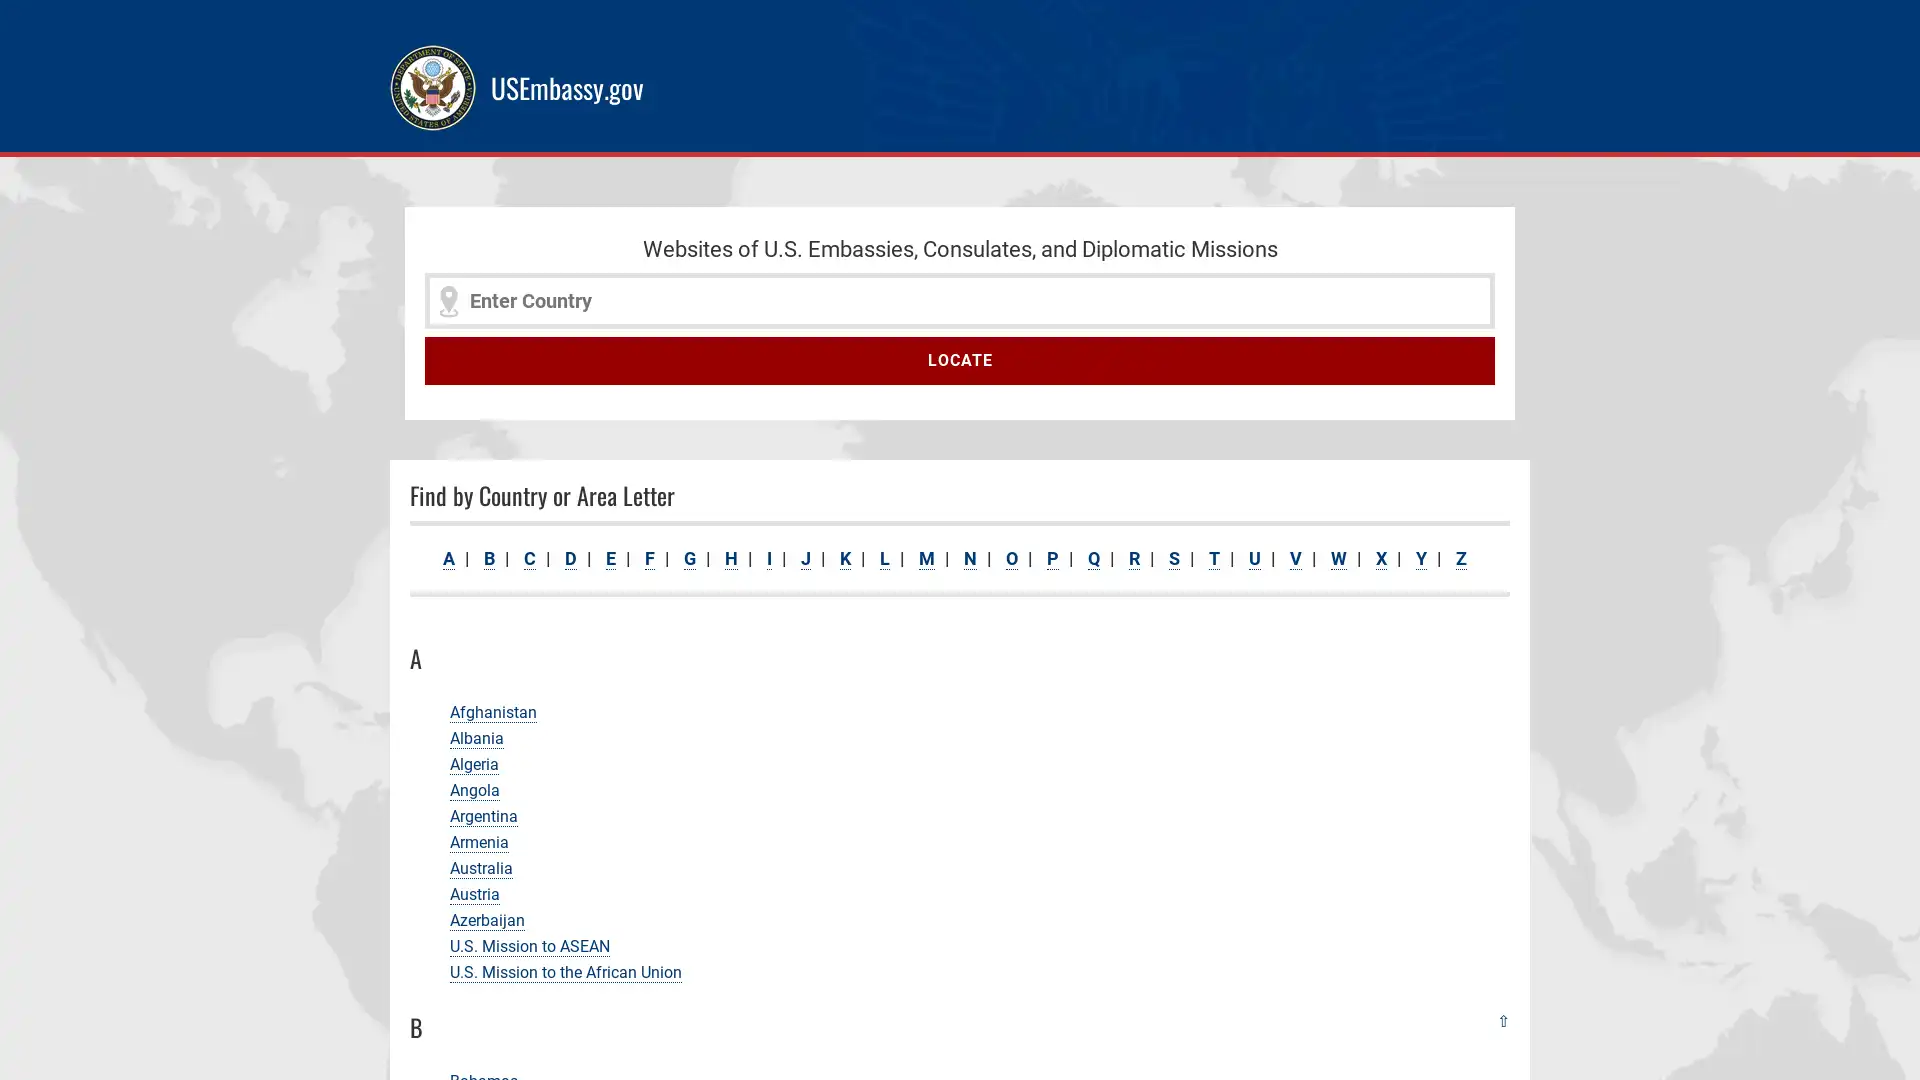 Image resolution: width=1920 pixels, height=1080 pixels. What do you see at coordinates (960, 361) in the screenshot?
I see `Locate` at bounding box center [960, 361].